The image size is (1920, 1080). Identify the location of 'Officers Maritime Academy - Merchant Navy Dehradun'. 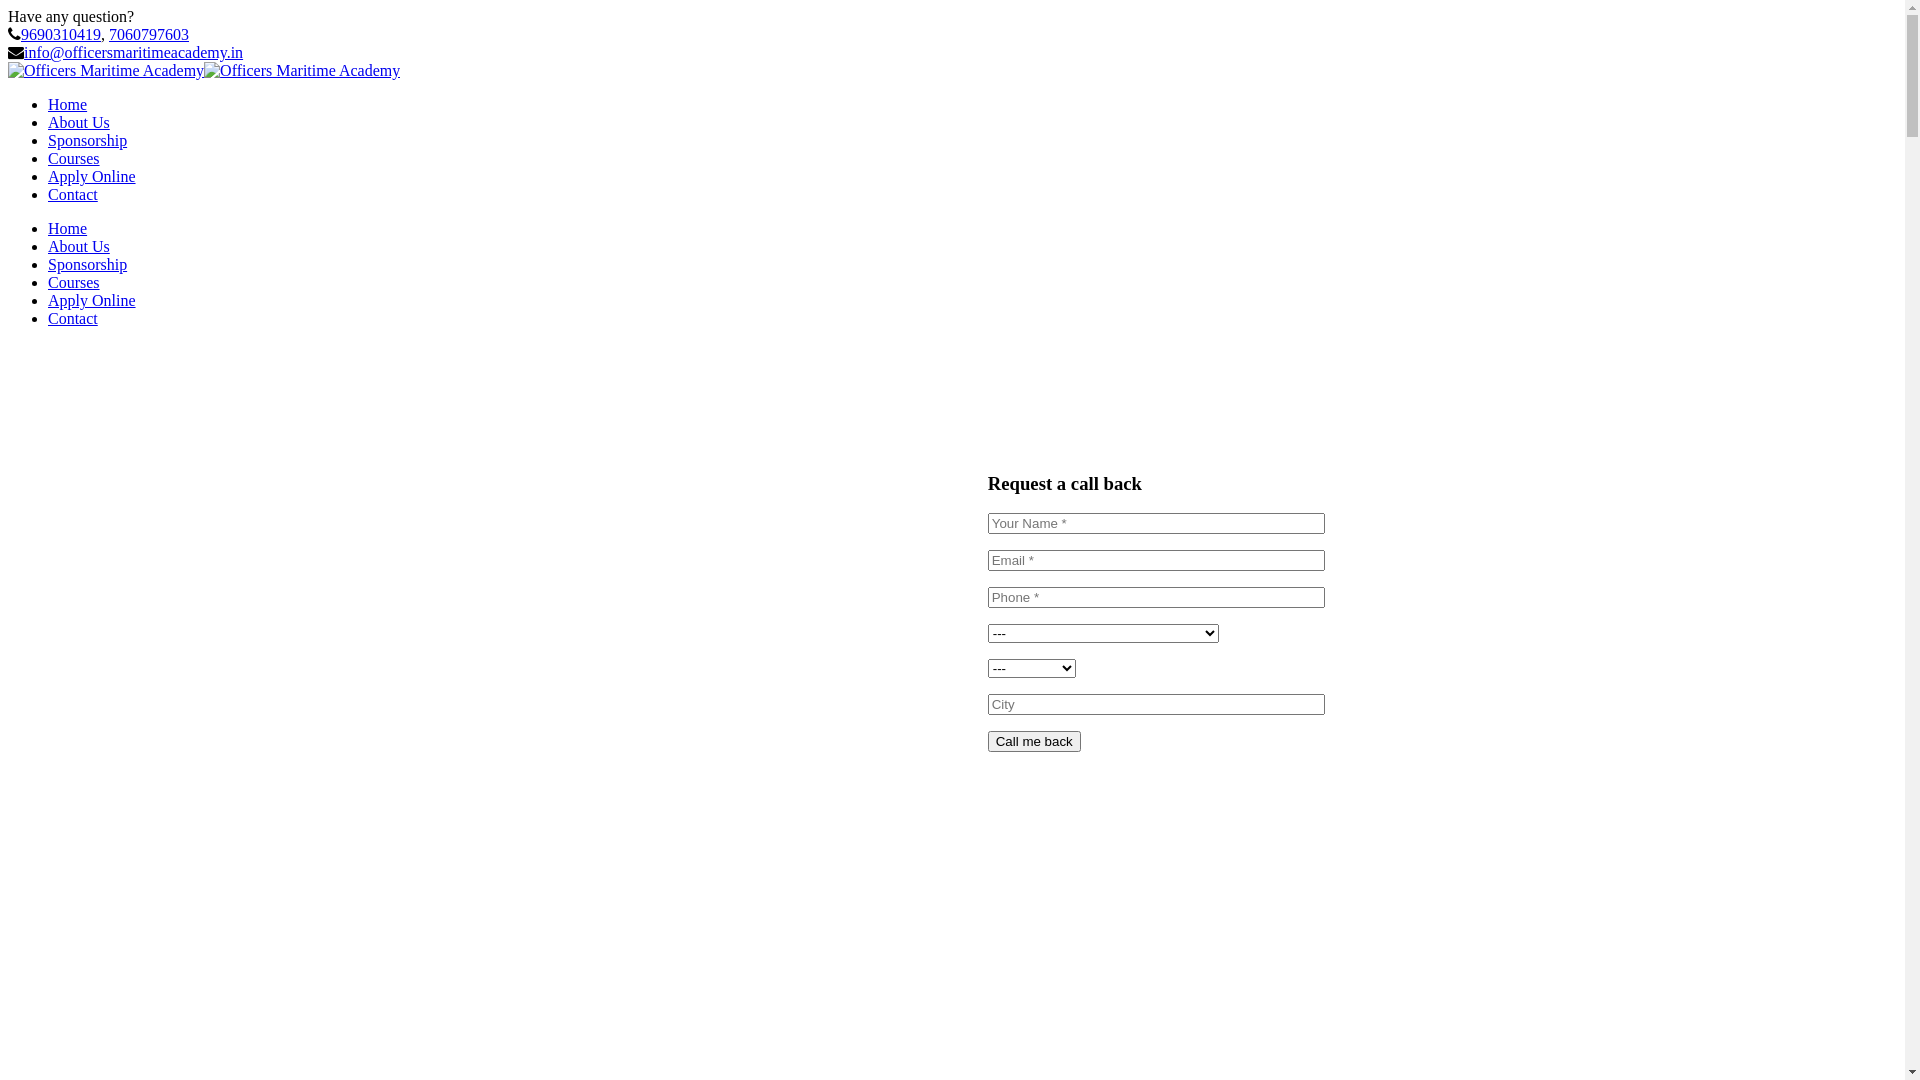
(104, 69).